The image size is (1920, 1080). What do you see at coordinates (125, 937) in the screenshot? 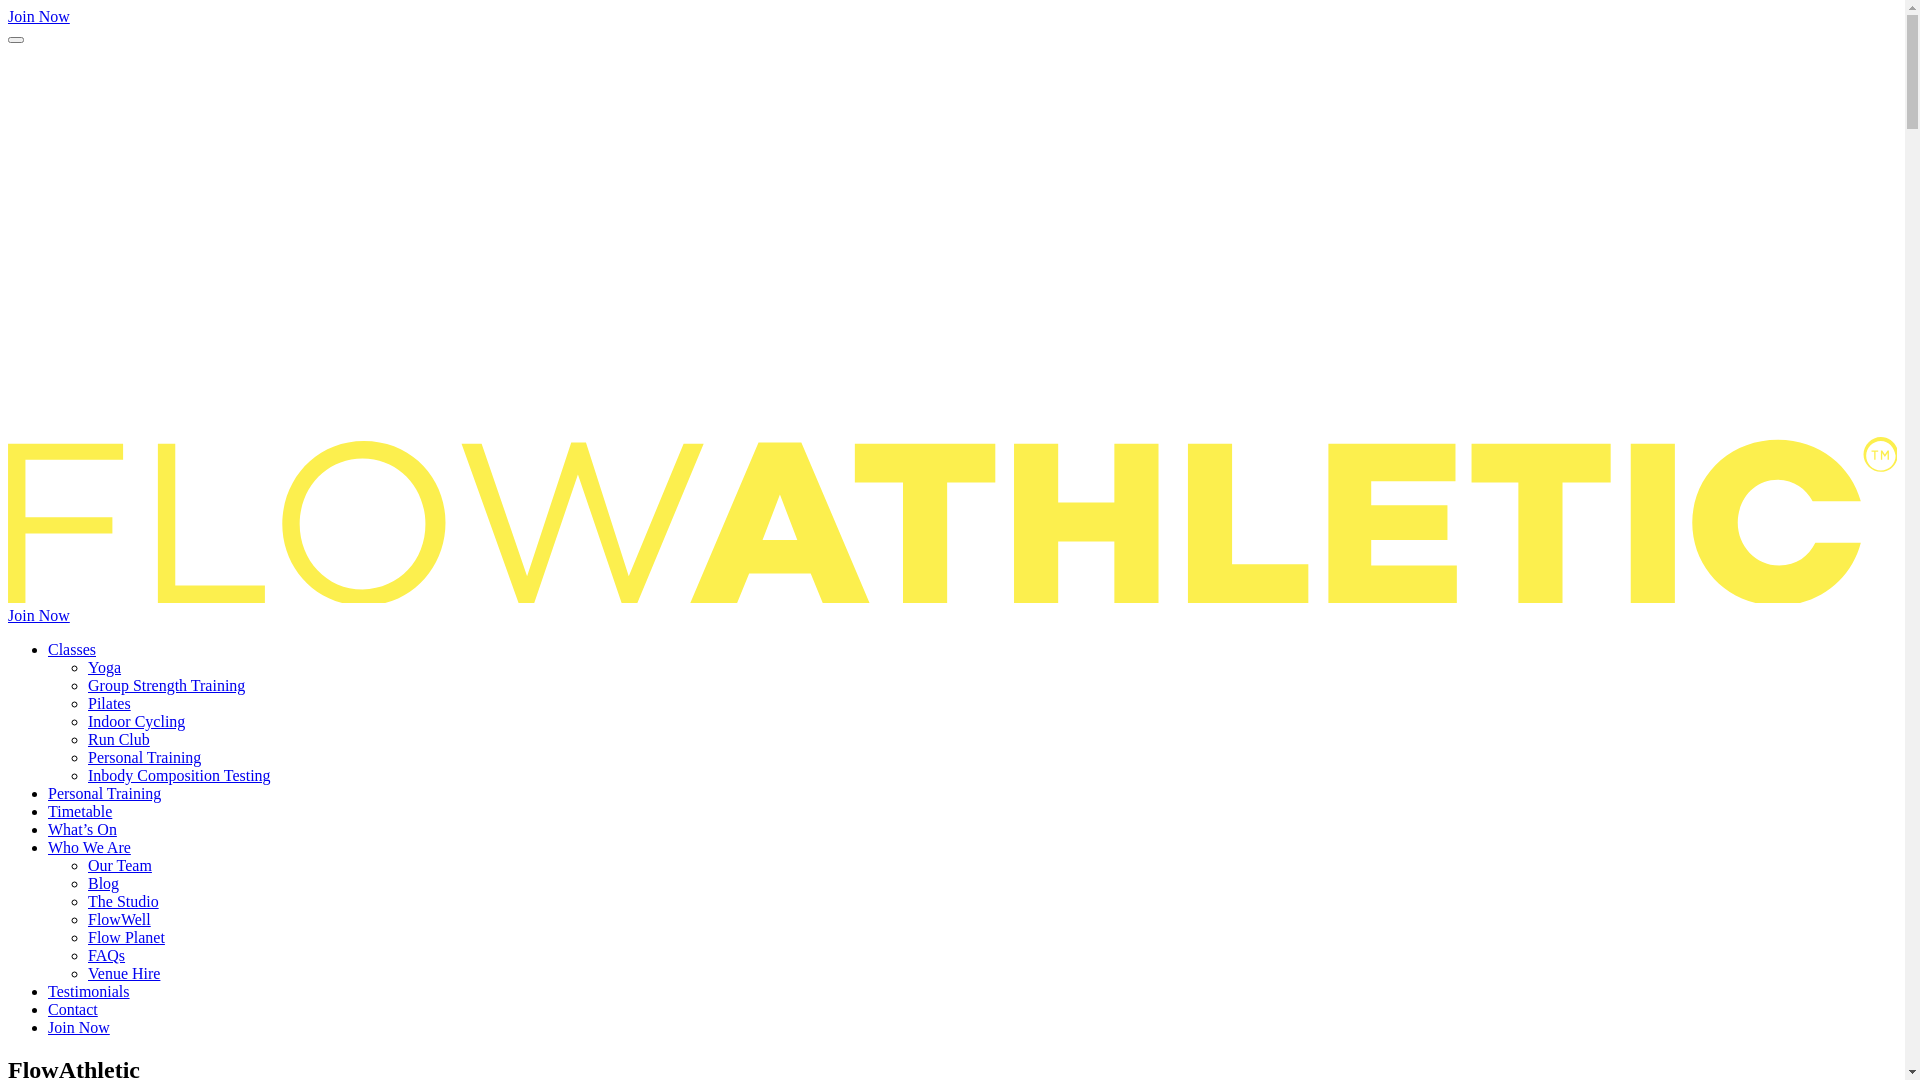
I see `'Flow Planet'` at bounding box center [125, 937].